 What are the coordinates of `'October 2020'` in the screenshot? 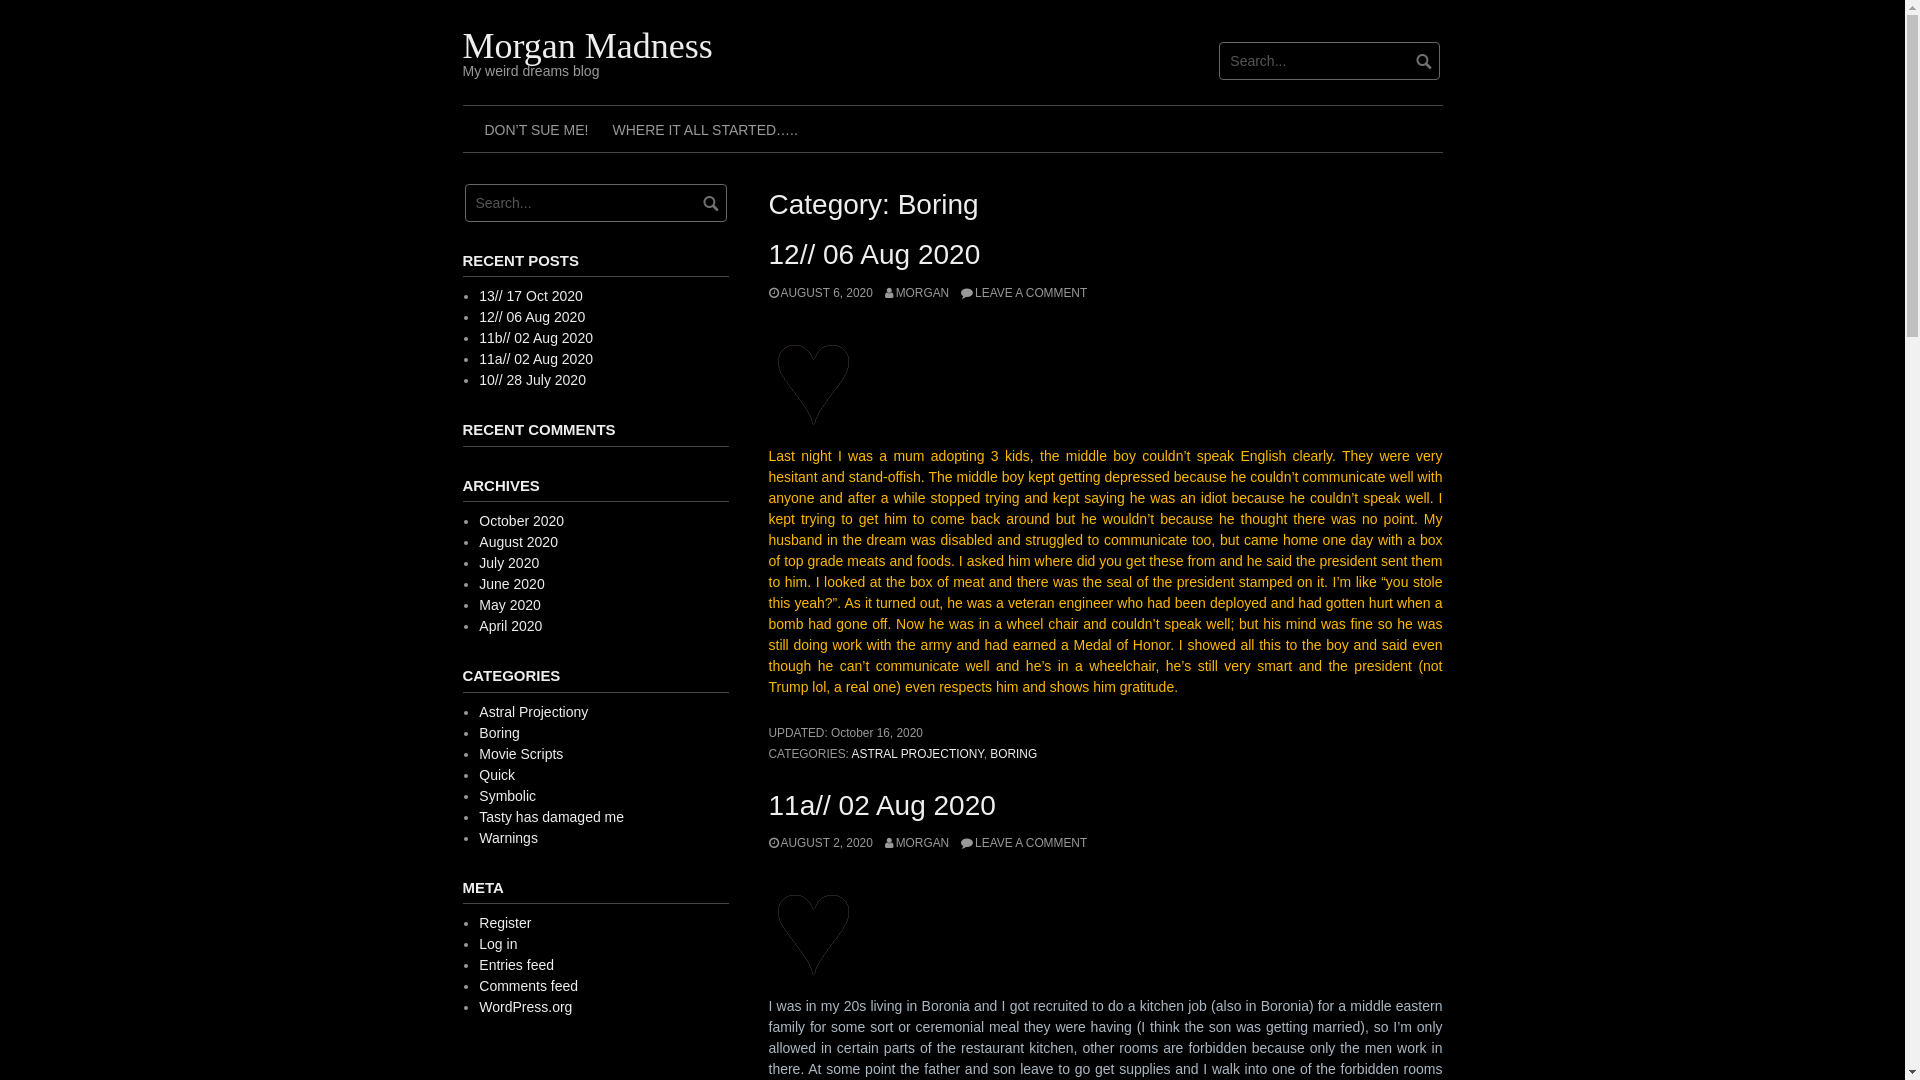 It's located at (521, 519).